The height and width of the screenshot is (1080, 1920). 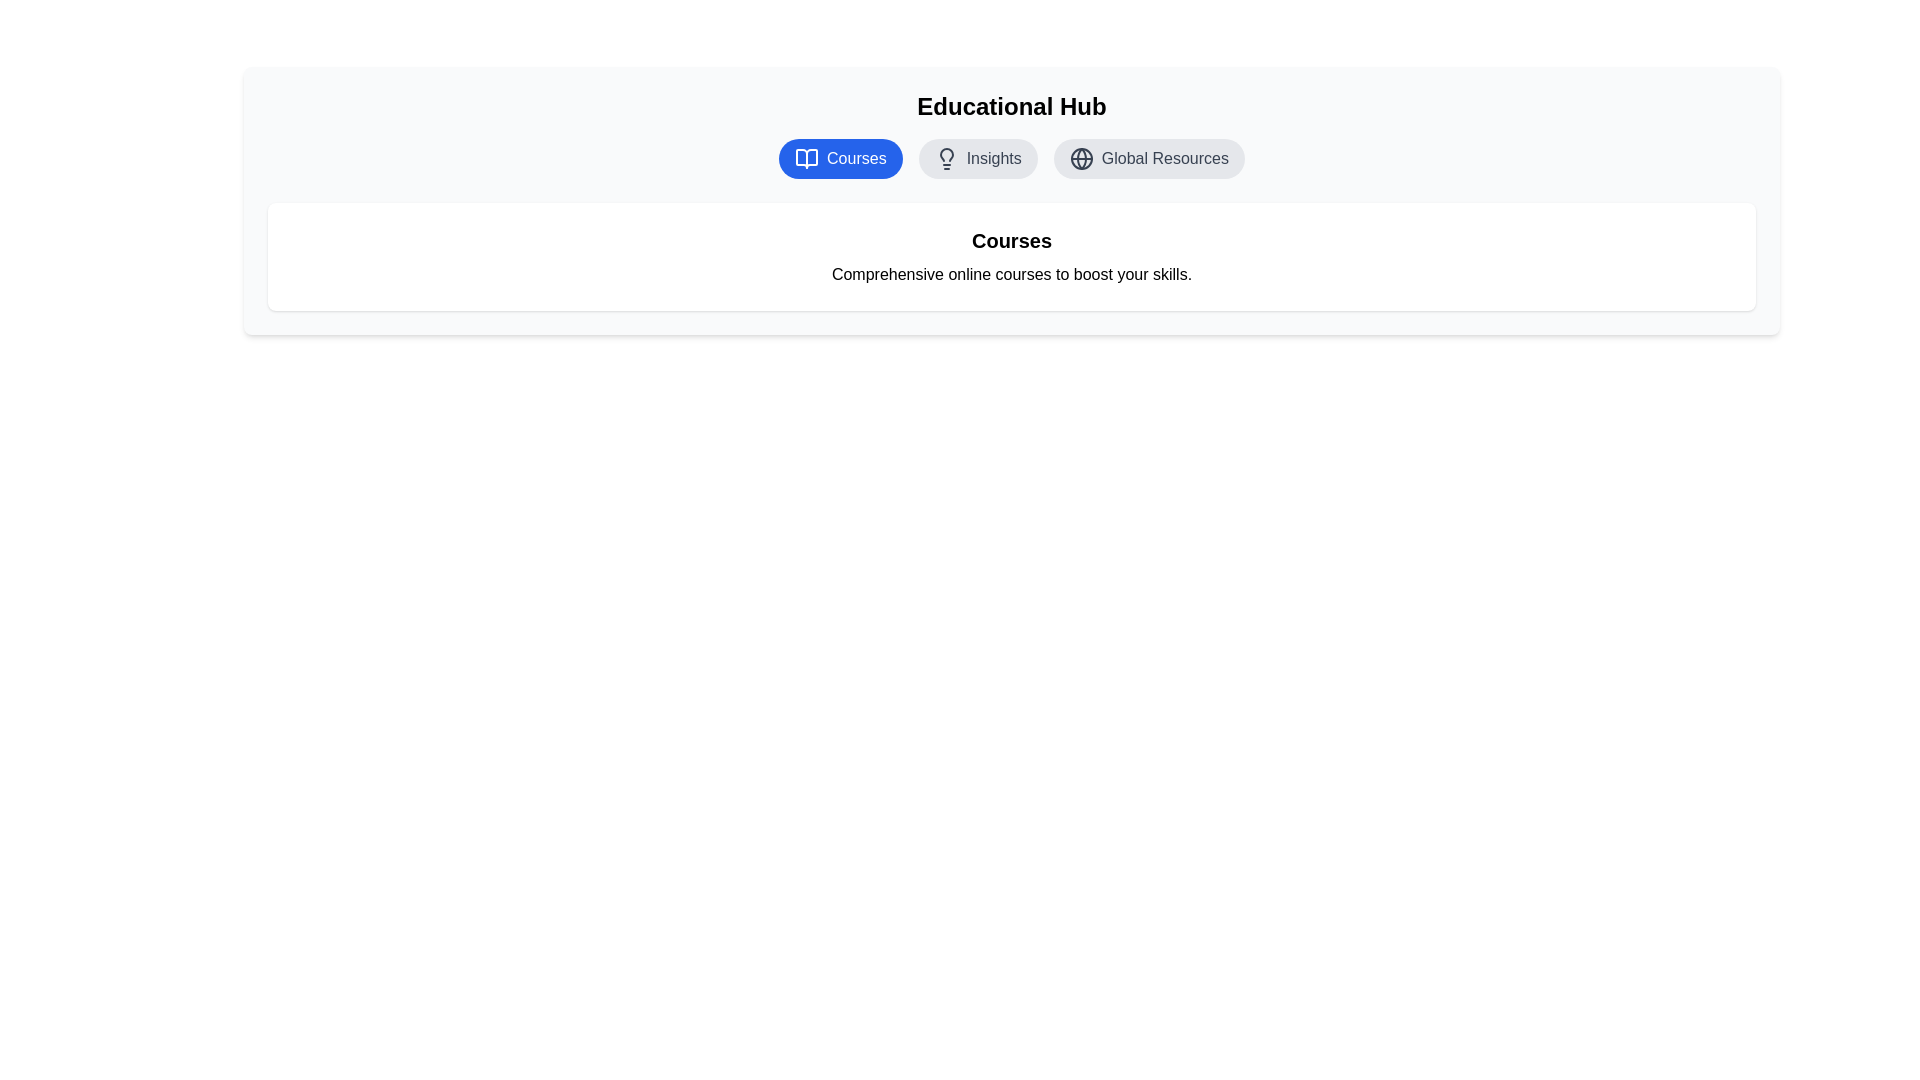 What do you see at coordinates (1148, 157) in the screenshot?
I see `the 'Global Resources' tab to view its content` at bounding box center [1148, 157].